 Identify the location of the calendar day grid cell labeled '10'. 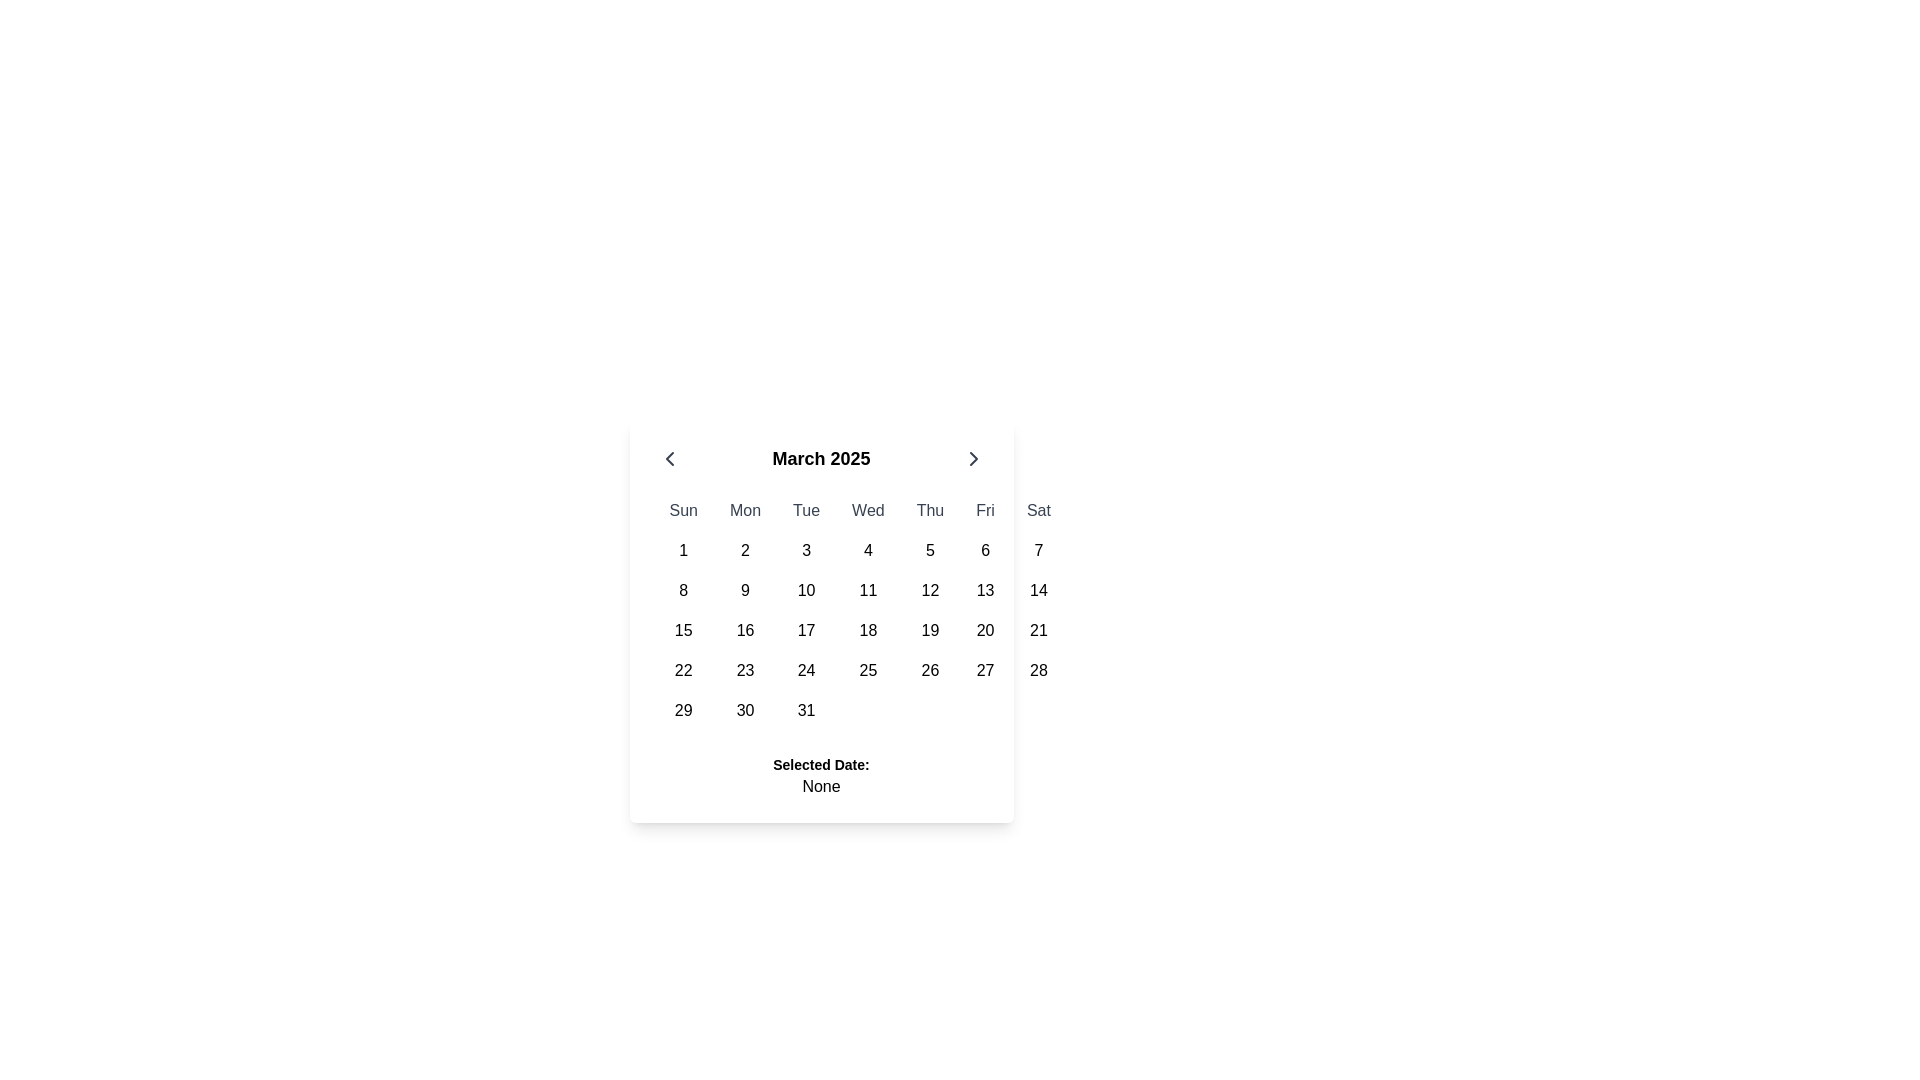
(806, 589).